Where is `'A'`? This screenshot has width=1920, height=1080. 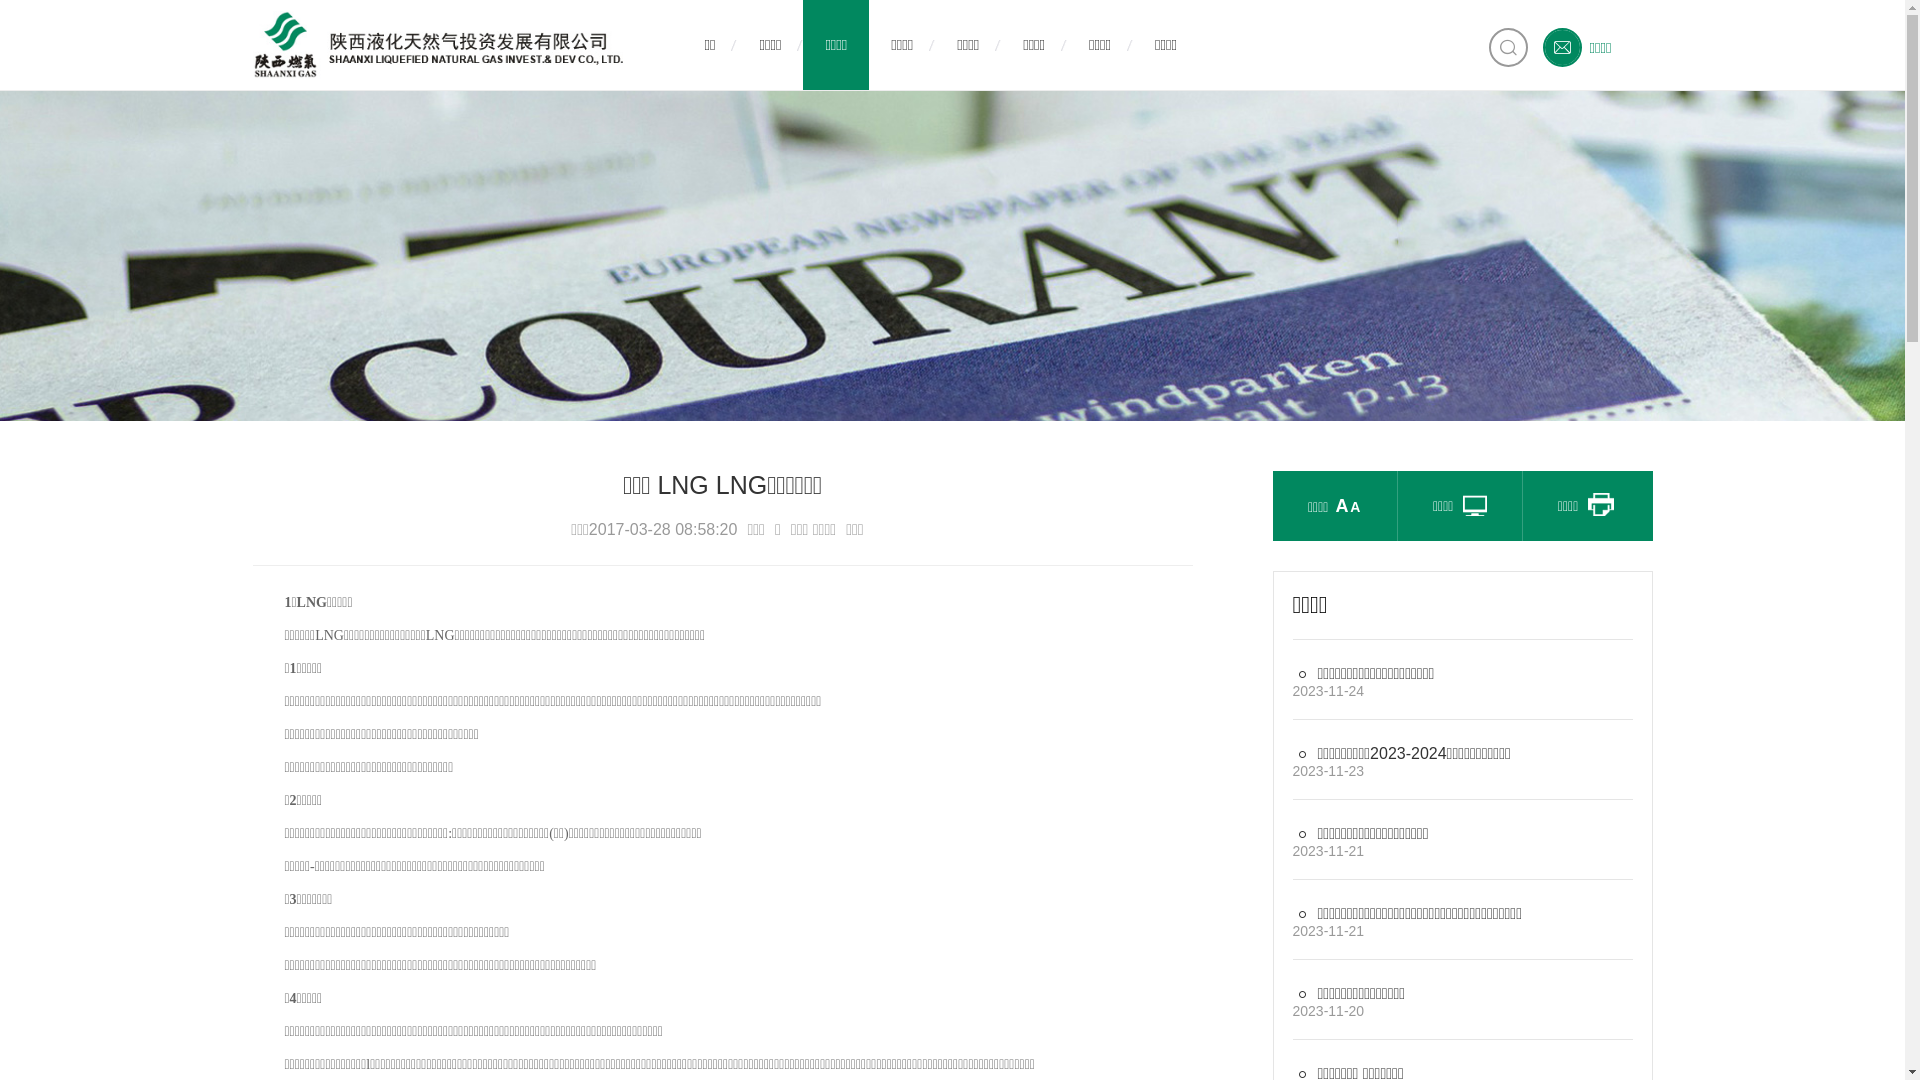
'A' is located at coordinates (1341, 504).